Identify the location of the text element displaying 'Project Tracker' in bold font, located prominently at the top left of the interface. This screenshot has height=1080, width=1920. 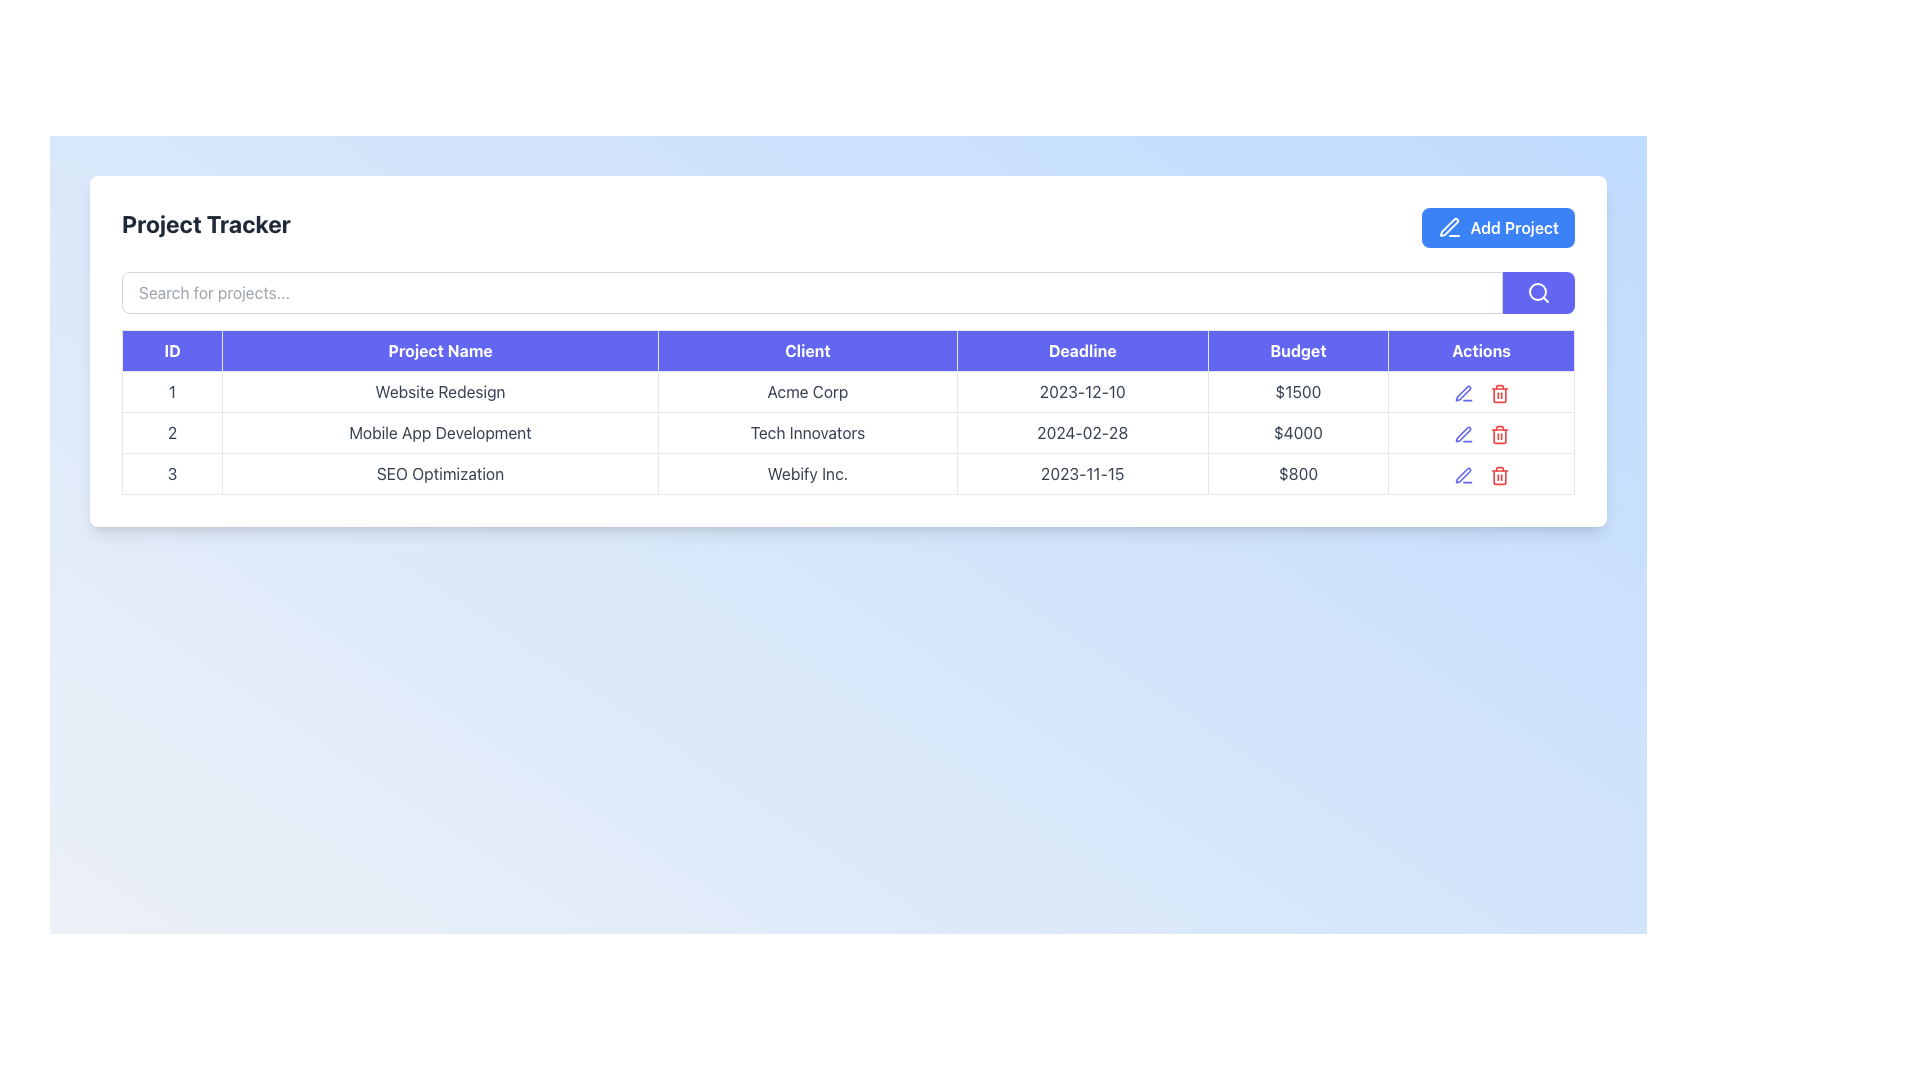
(206, 226).